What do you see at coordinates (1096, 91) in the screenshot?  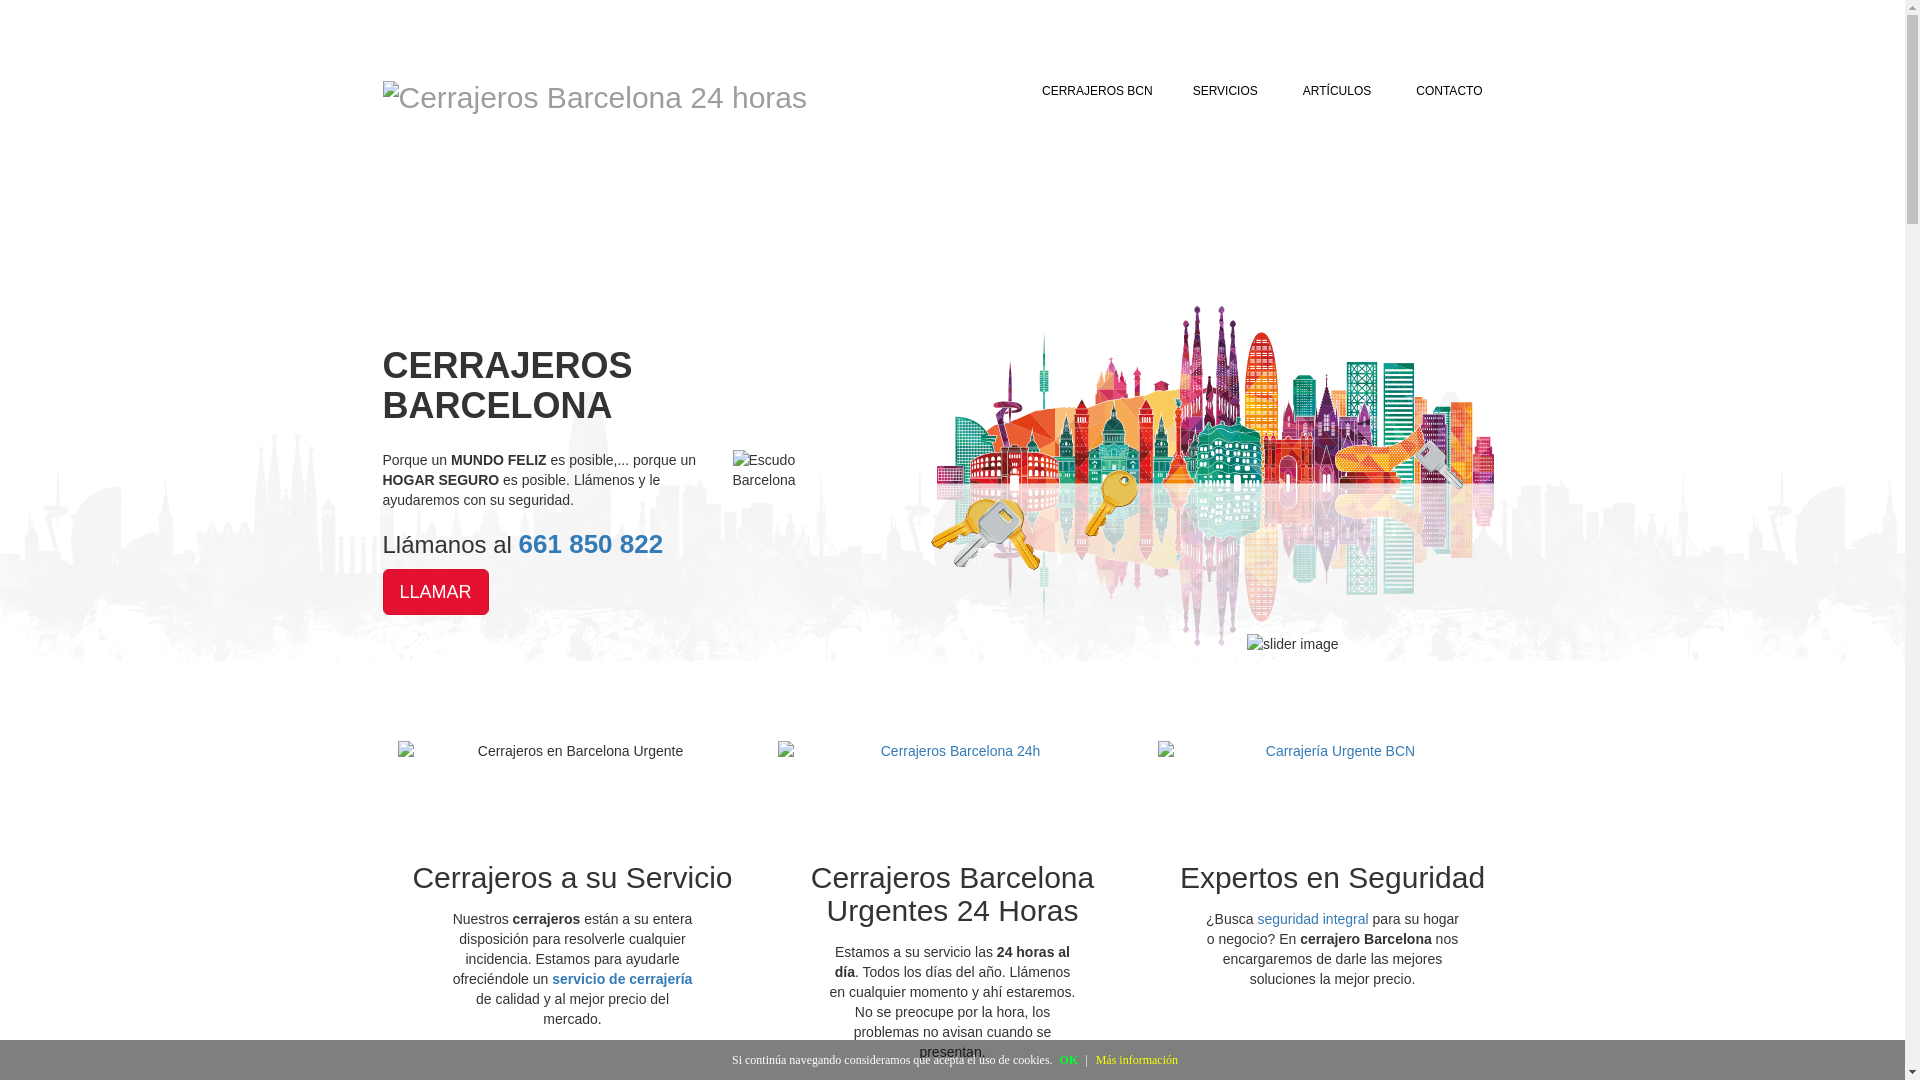 I see `'CERRAJEROS BCN'` at bounding box center [1096, 91].